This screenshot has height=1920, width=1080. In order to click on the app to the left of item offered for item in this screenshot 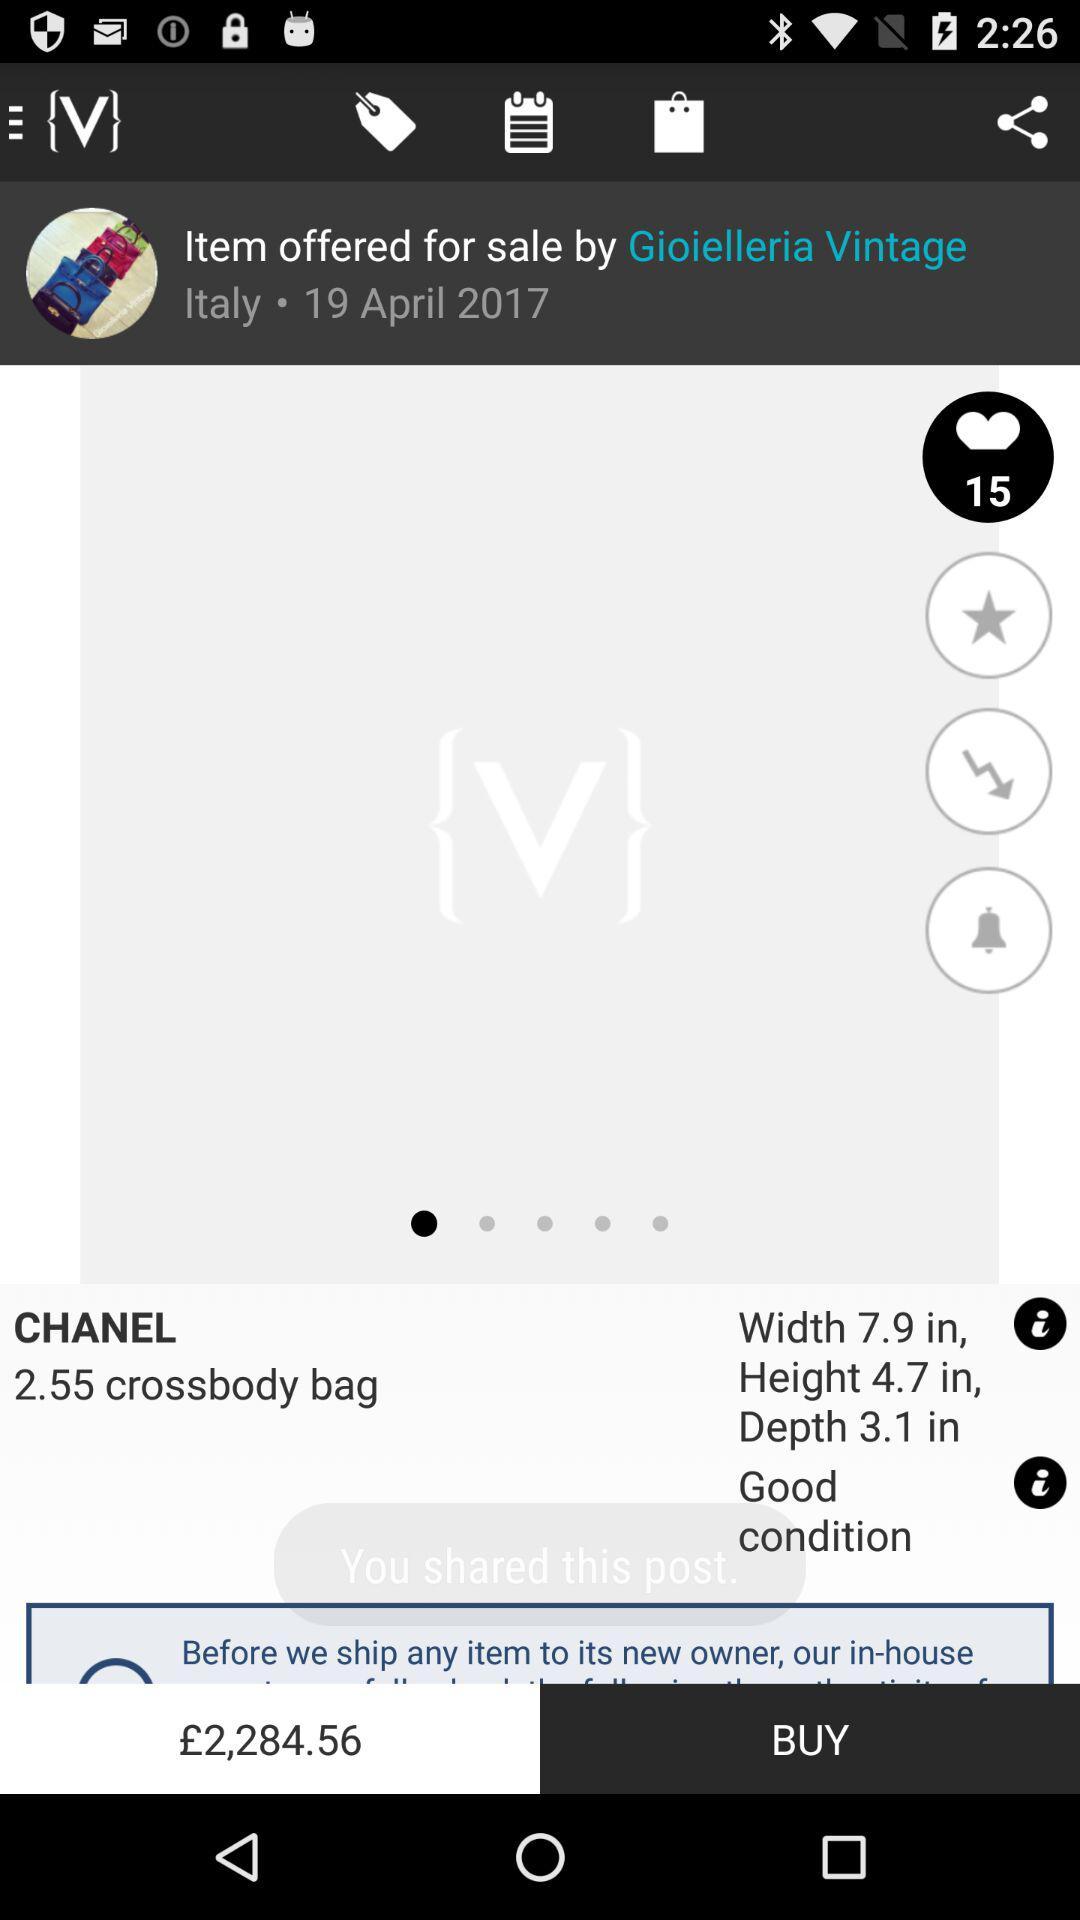, I will do `click(91, 272)`.